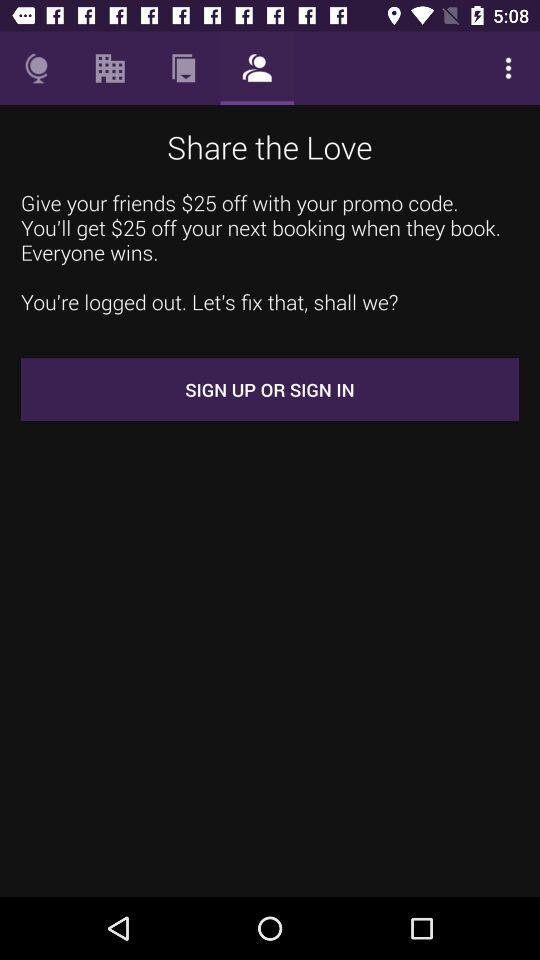  Describe the element at coordinates (270, 388) in the screenshot. I see `icon below give your friends` at that location.